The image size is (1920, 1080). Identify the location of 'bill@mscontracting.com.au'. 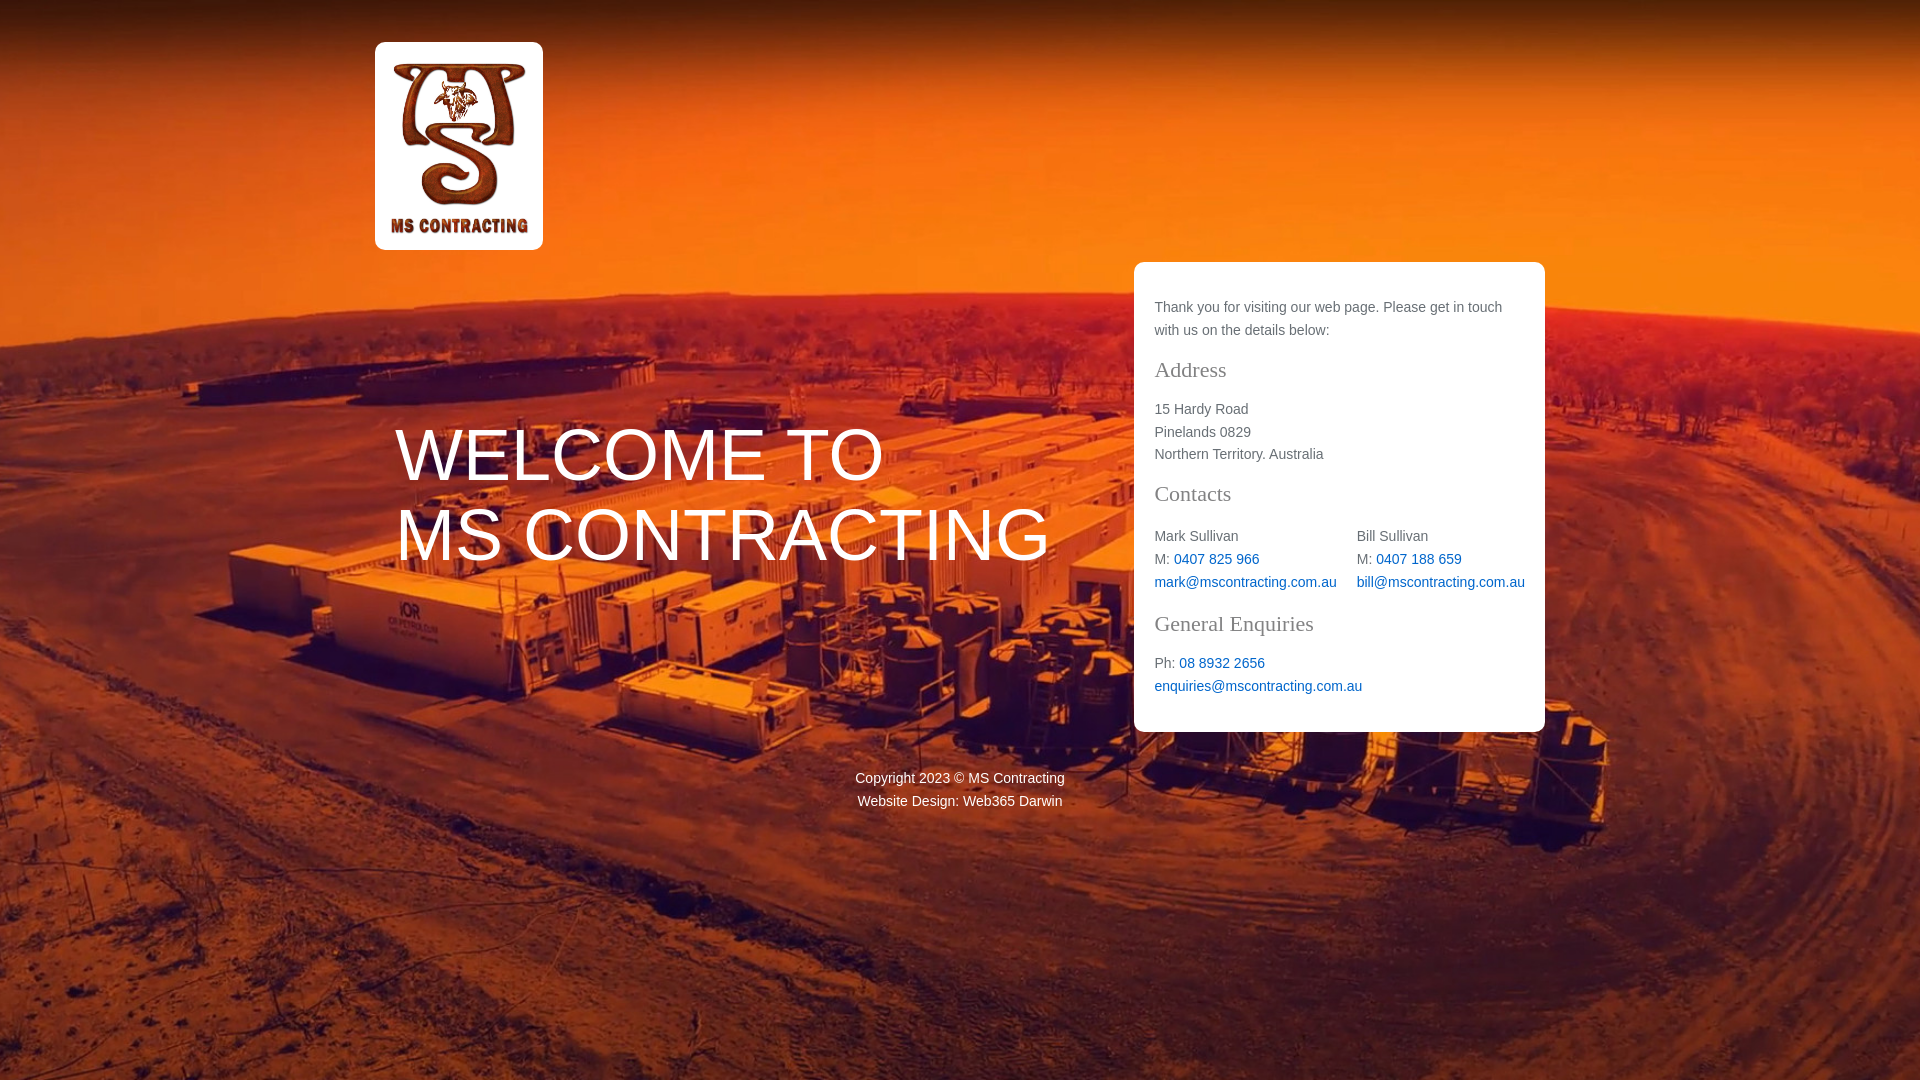
(1440, 582).